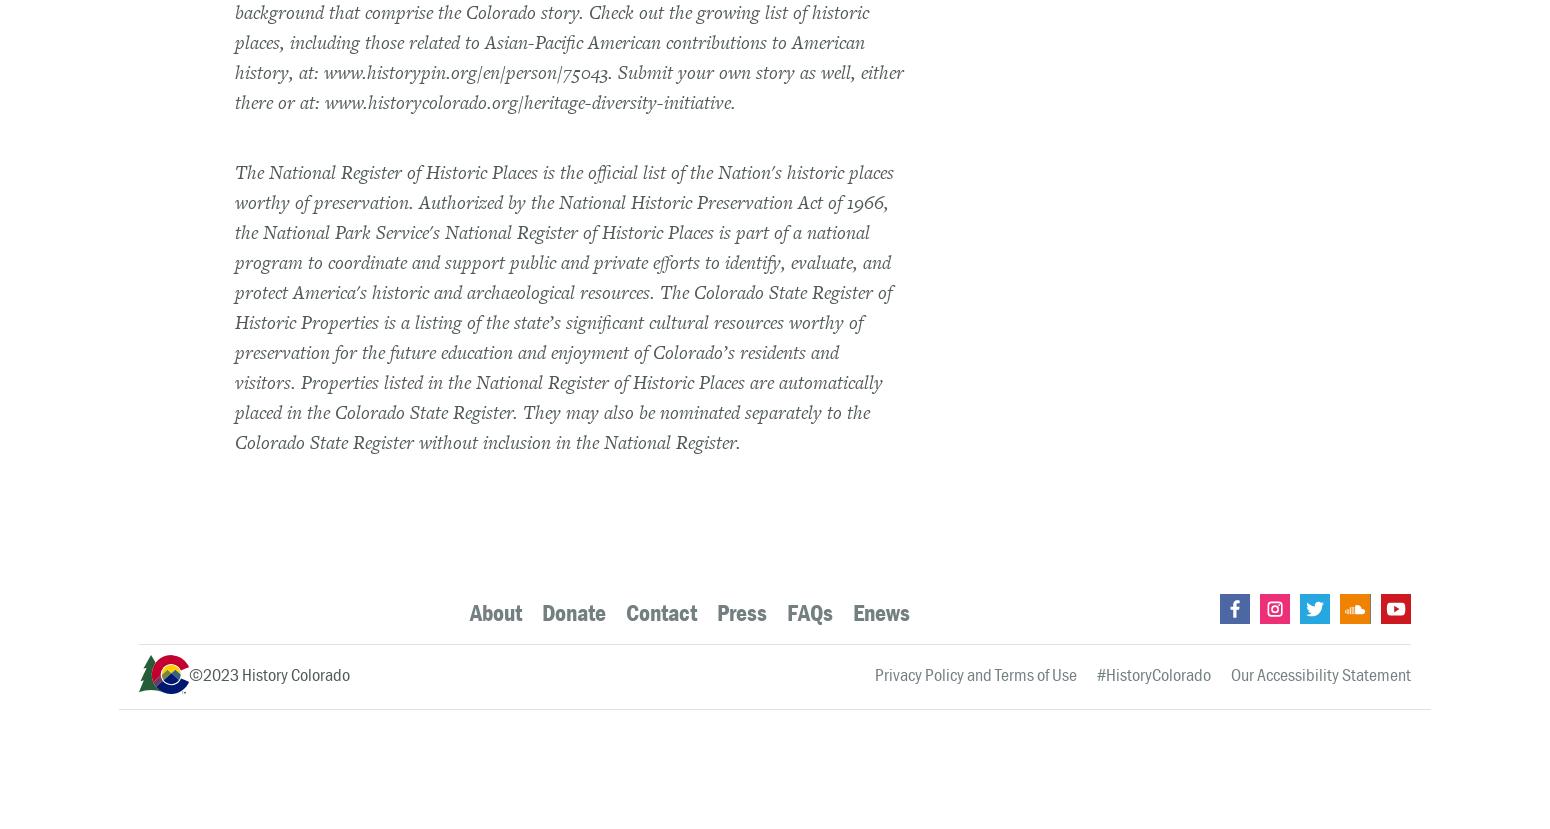  What do you see at coordinates (564, 306) in the screenshot?
I see `'The National Register of Historic Places is the official list of the Nation's historic places worthy of preservation. Authorized by the National Historic Preservation Act of 1966, the National Park Service's National Register of Historic Places is part of a national program to coordinate and support public and private efforts to identify, evaluate, and protect America's historic and archaeological resources. The Colorado State Register of Historic Properties is a listing of the state’s significant cultural resources worthy of preservation for the future education and enjoyment of Colorado’s residents and visitors. Properties listed in the National Register of Historic Places are automatically placed in the Colorado State Register. They may also be nominated separately to the Colorado State Register without inclusion in the National Register.'` at bounding box center [564, 306].